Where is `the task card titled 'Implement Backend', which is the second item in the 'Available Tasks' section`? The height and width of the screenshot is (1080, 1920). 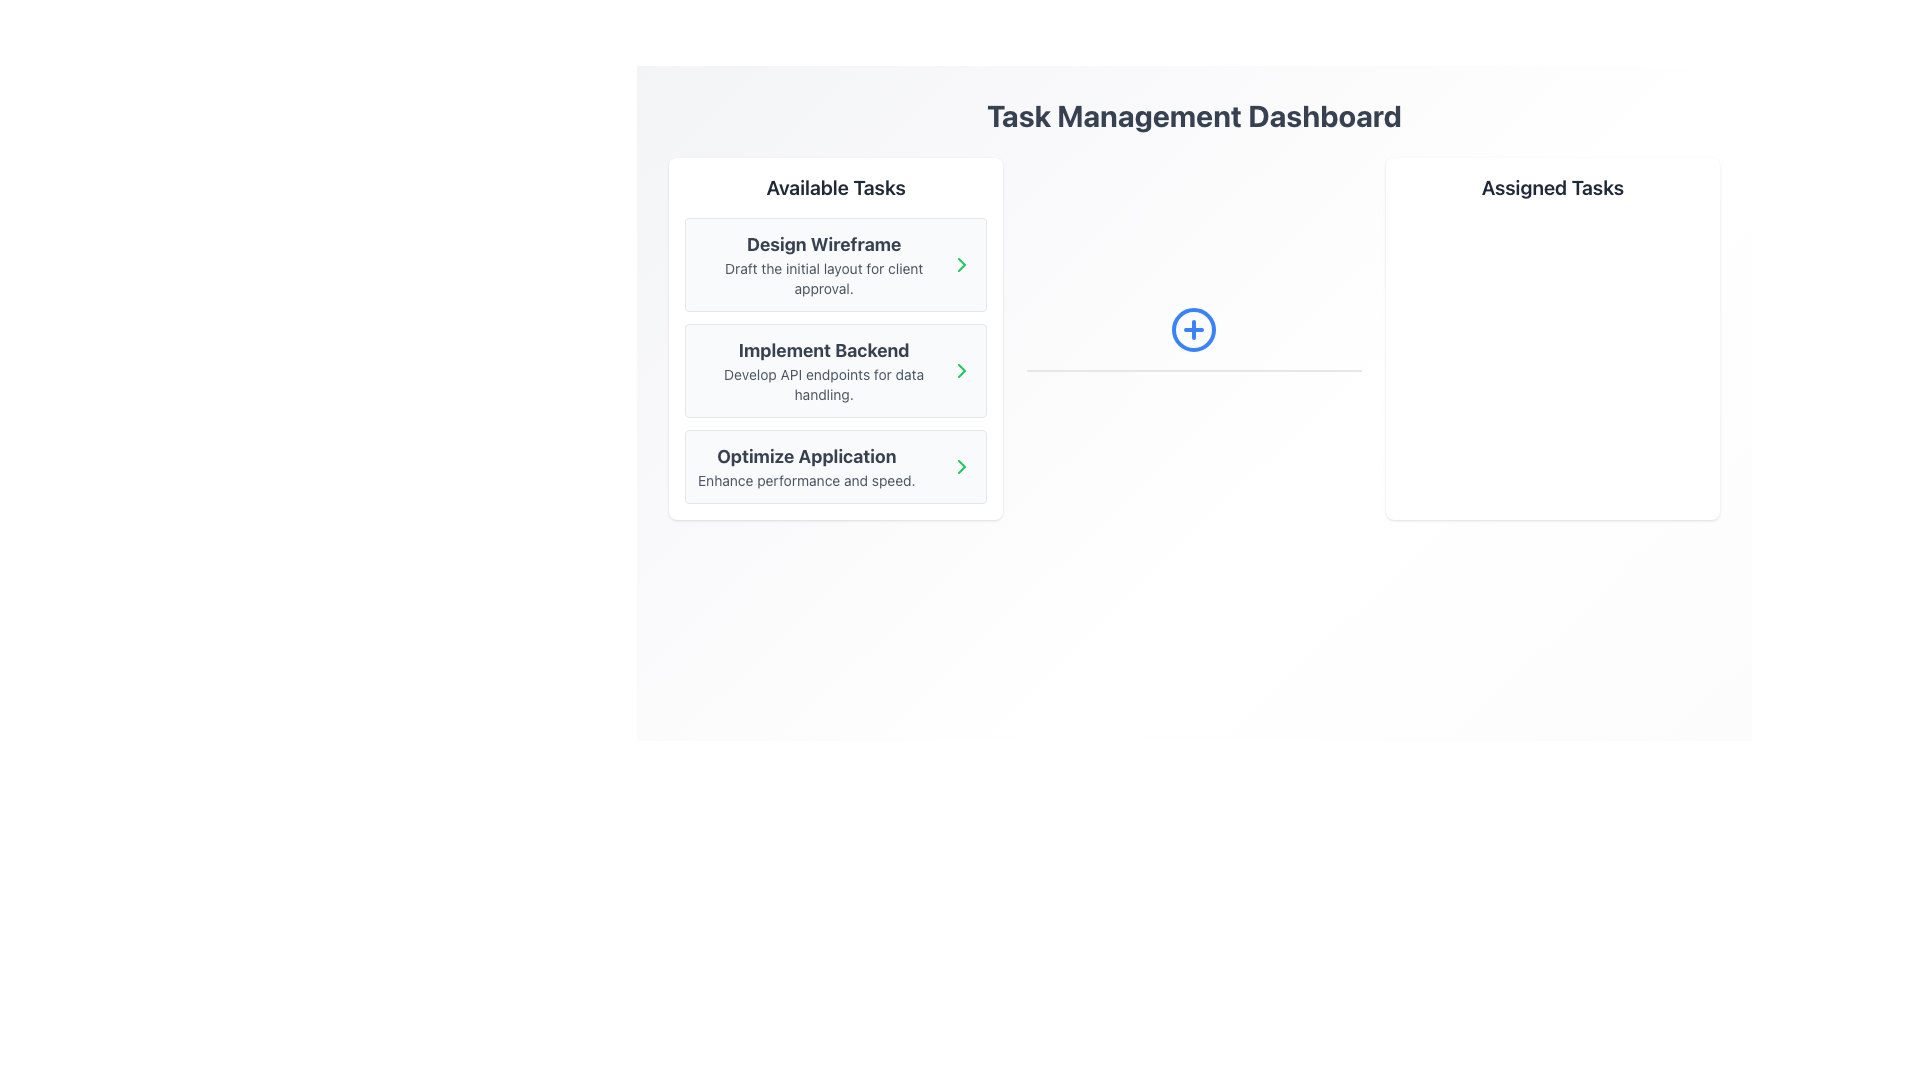 the task card titled 'Implement Backend', which is the second item in the 'Available Tasks' section is located at coordinates (836, 370).